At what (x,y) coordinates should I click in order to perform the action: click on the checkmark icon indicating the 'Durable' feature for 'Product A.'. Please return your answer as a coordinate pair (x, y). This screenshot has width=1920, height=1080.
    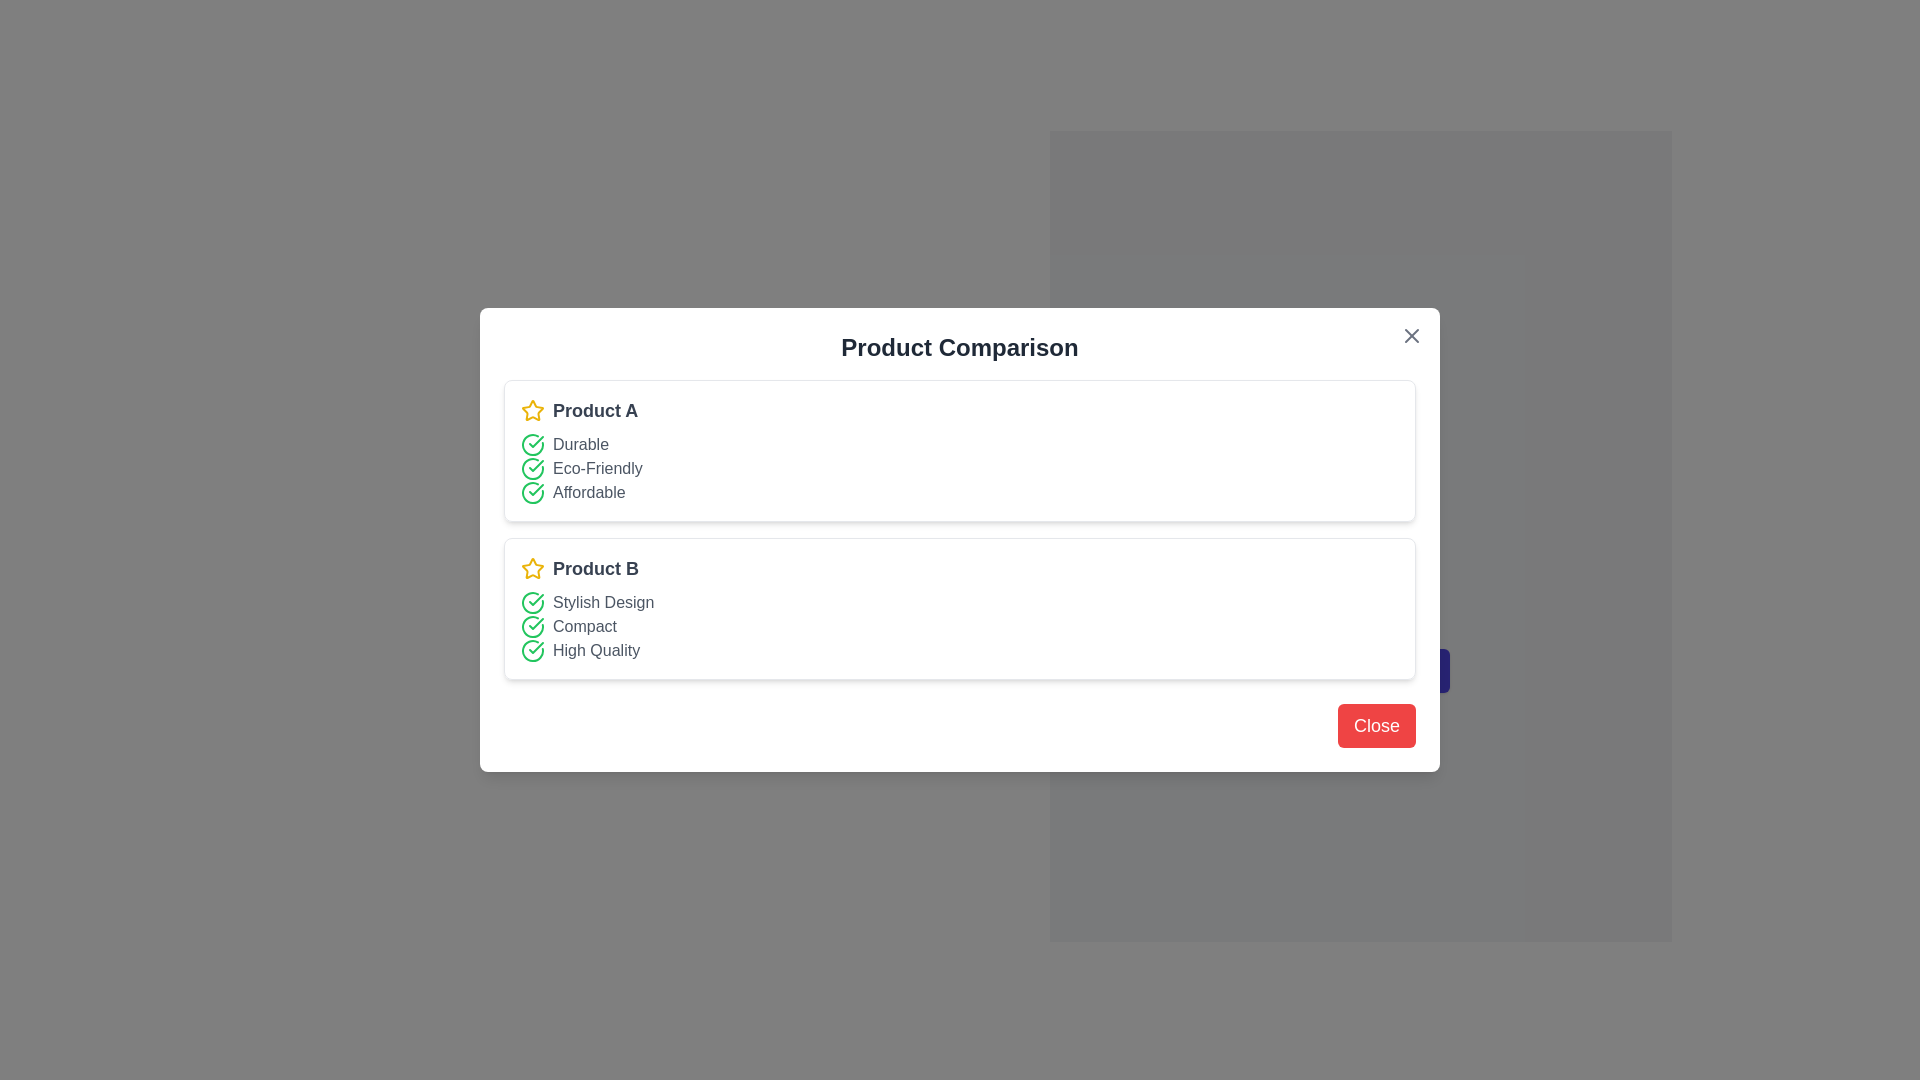
    Looking at the image, I should click on (532, 443).